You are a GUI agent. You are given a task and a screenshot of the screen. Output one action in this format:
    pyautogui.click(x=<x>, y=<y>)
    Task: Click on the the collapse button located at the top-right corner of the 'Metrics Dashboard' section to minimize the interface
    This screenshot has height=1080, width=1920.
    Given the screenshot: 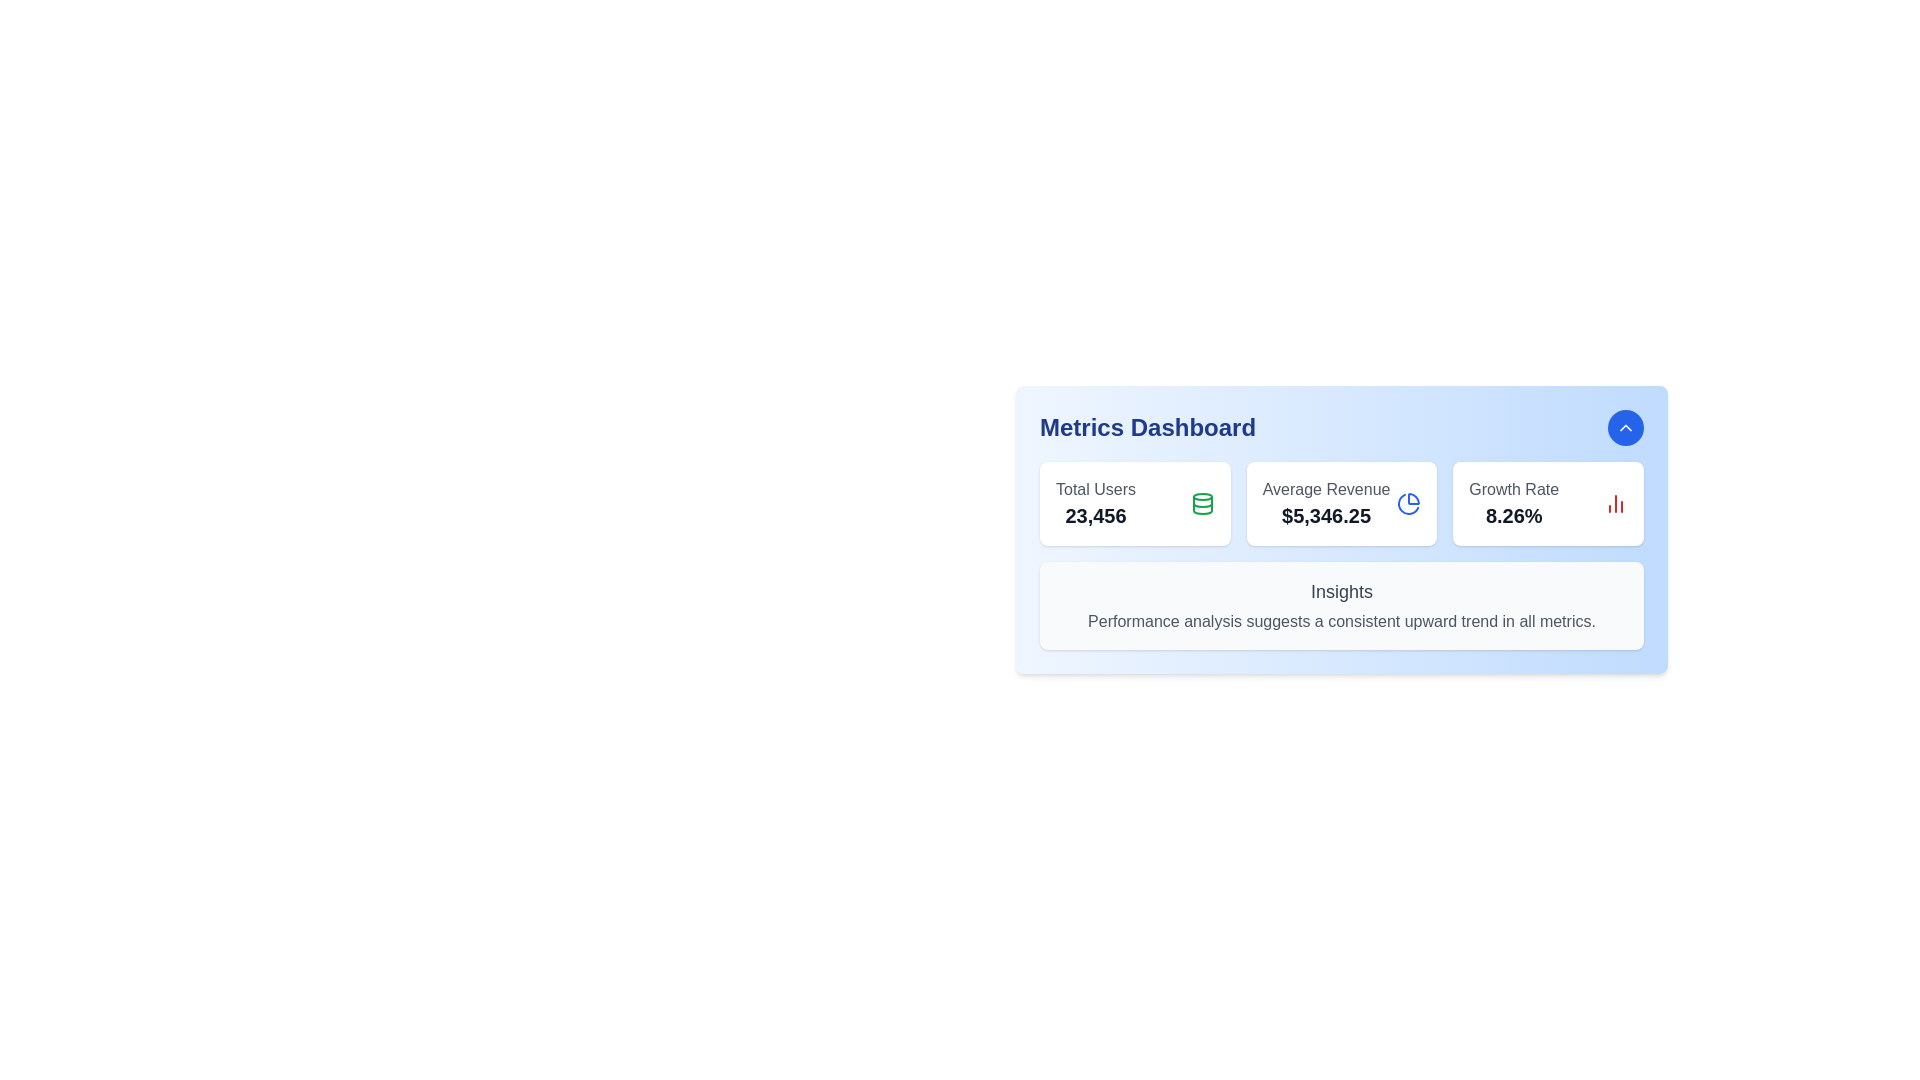 What is the action you would take?
    pyautogui.click(x=1626, y=427)
    